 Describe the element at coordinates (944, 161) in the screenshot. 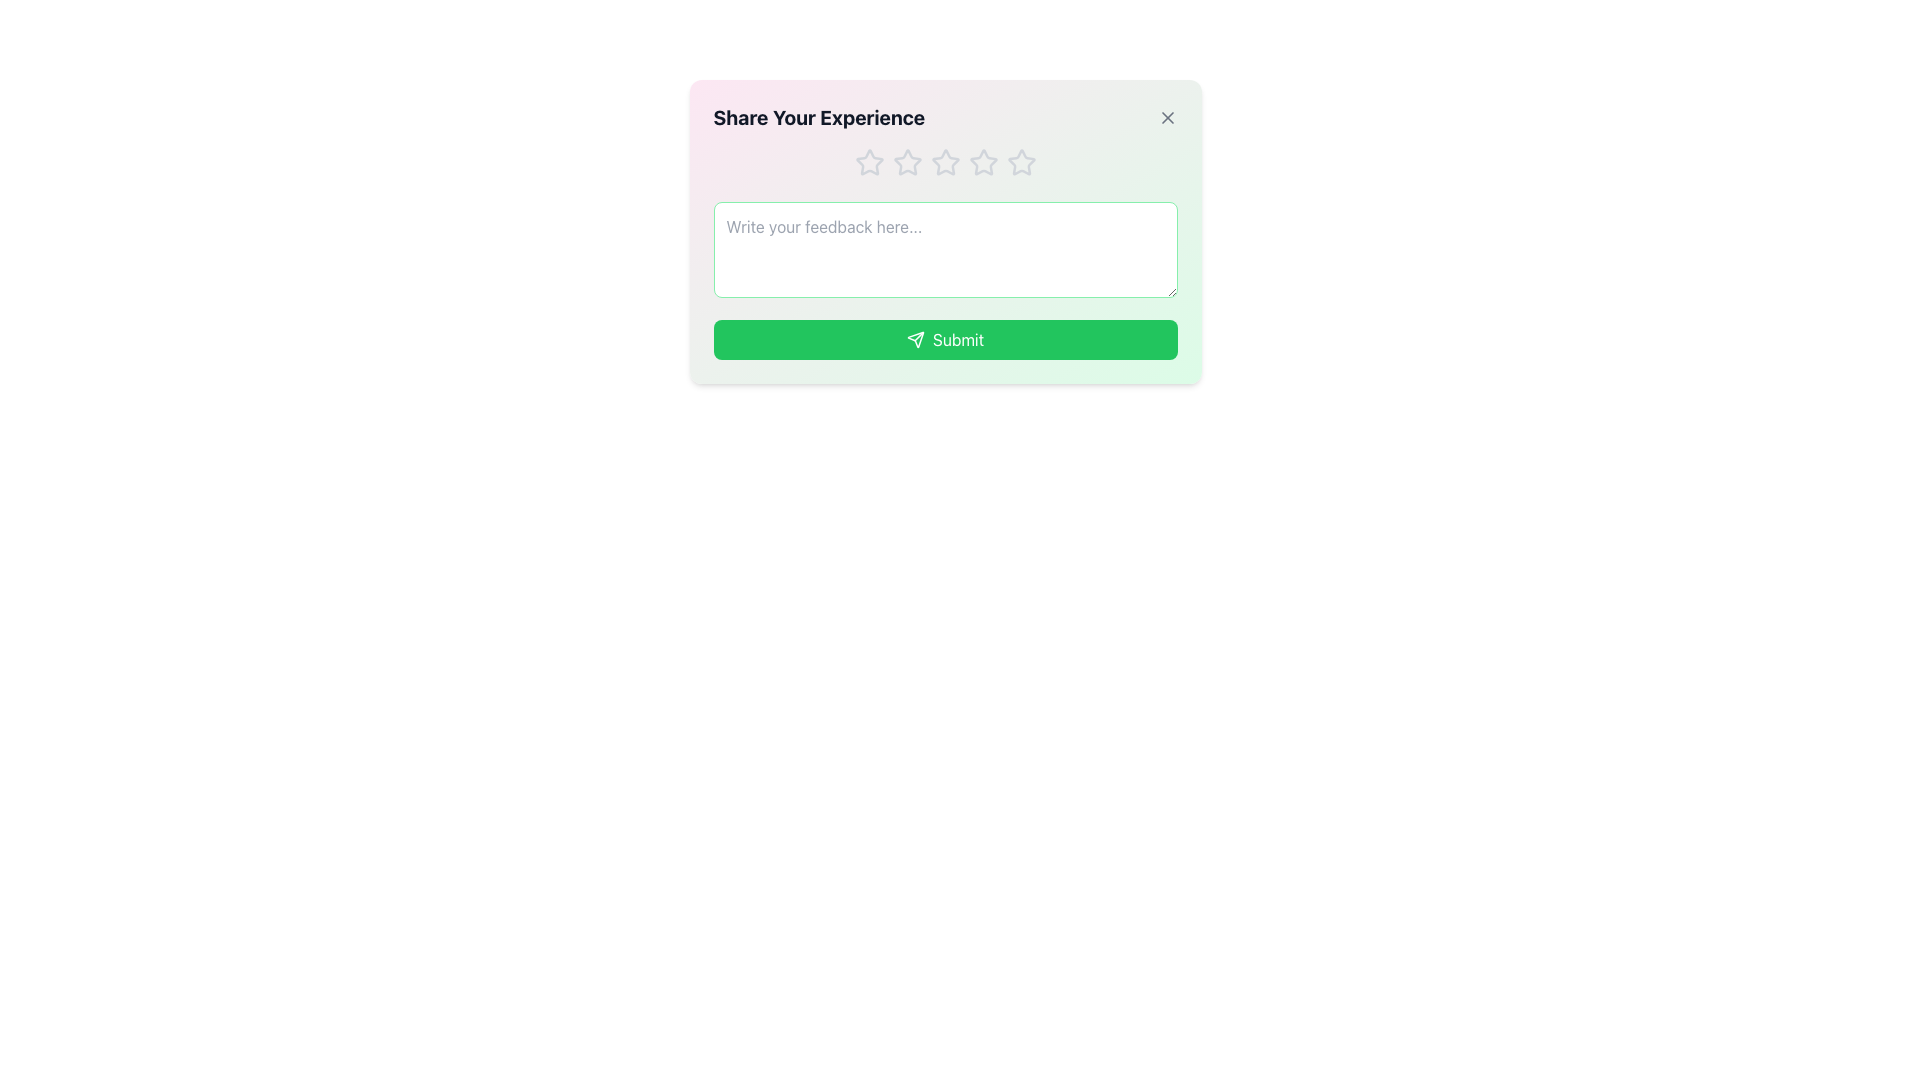

I see `the star in the Rating control` at that location.